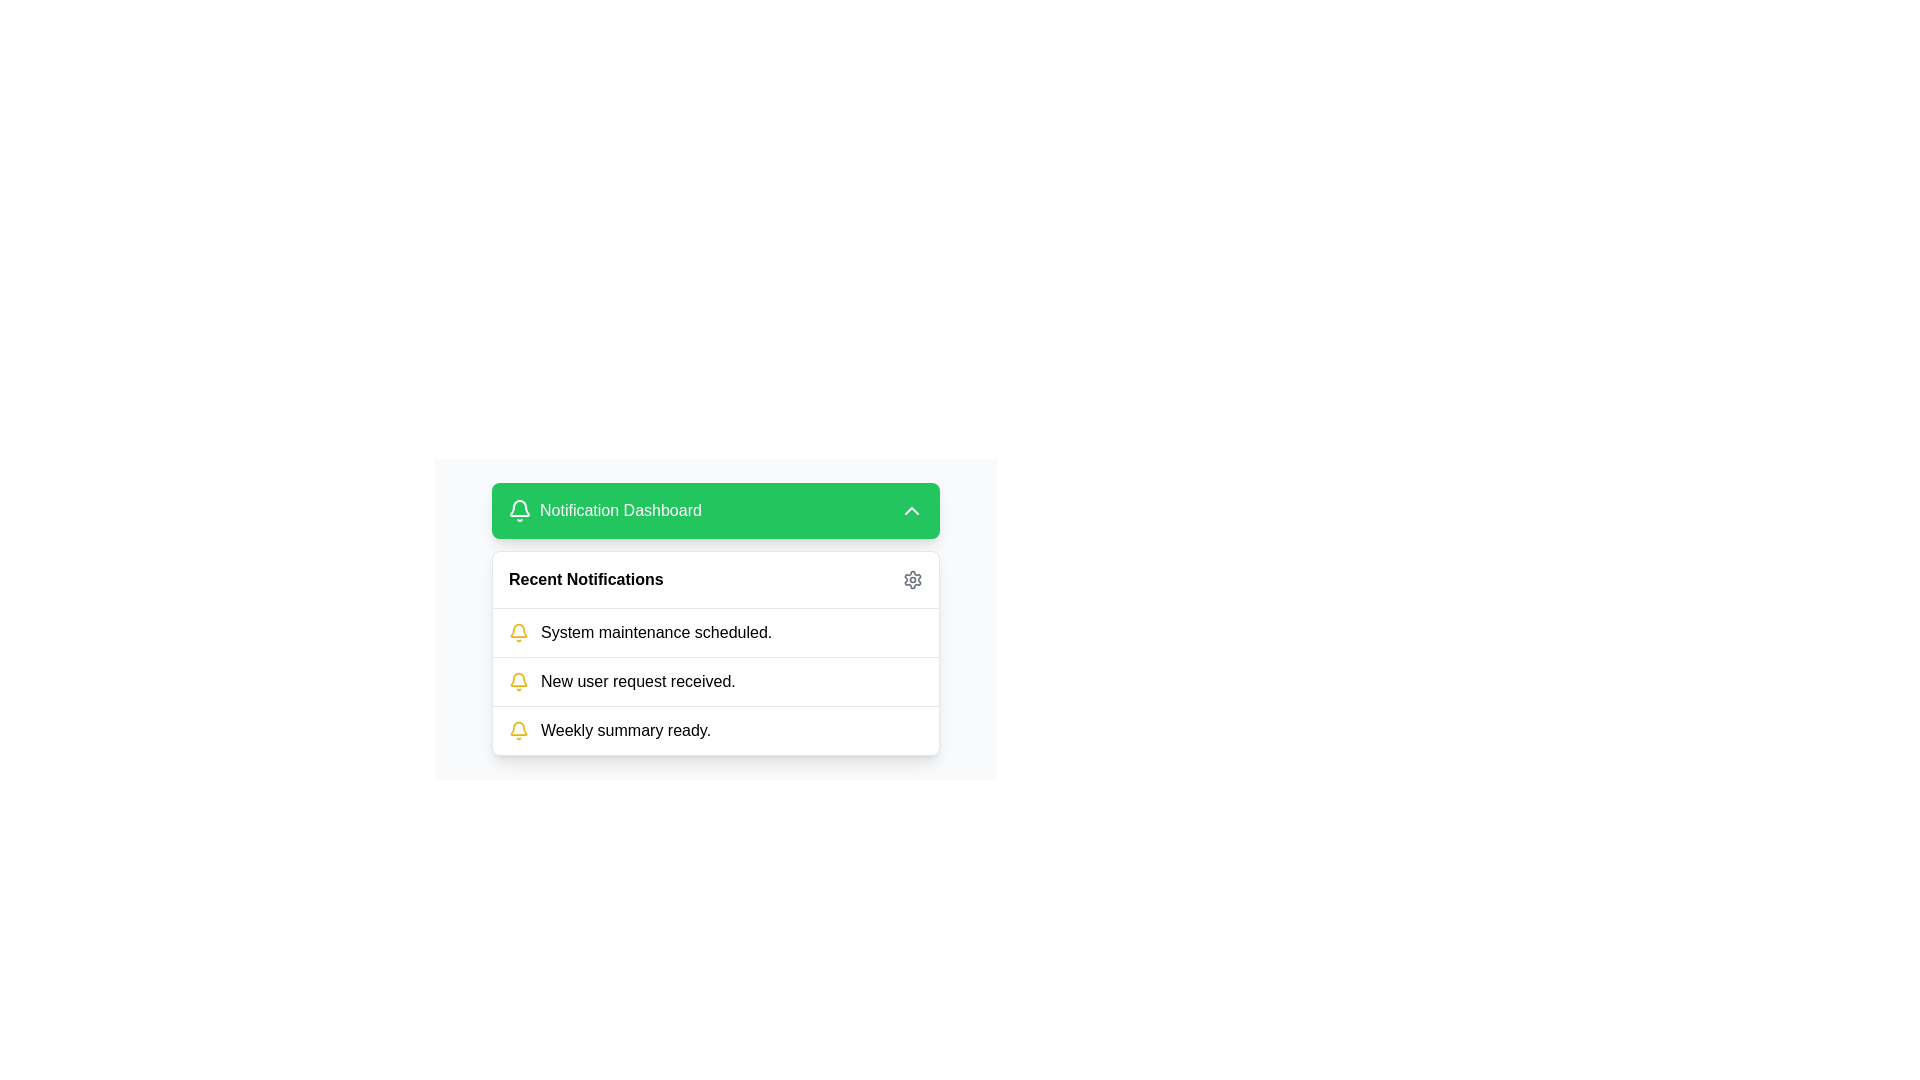 The width and height of the screenshot is (1920, 1080). What do you see at coordinates (715, 730) in the screenshot?
I see `the 'Weekly summary ready.' notification in the Recent Notifications section` at bounding box center [715, 730].